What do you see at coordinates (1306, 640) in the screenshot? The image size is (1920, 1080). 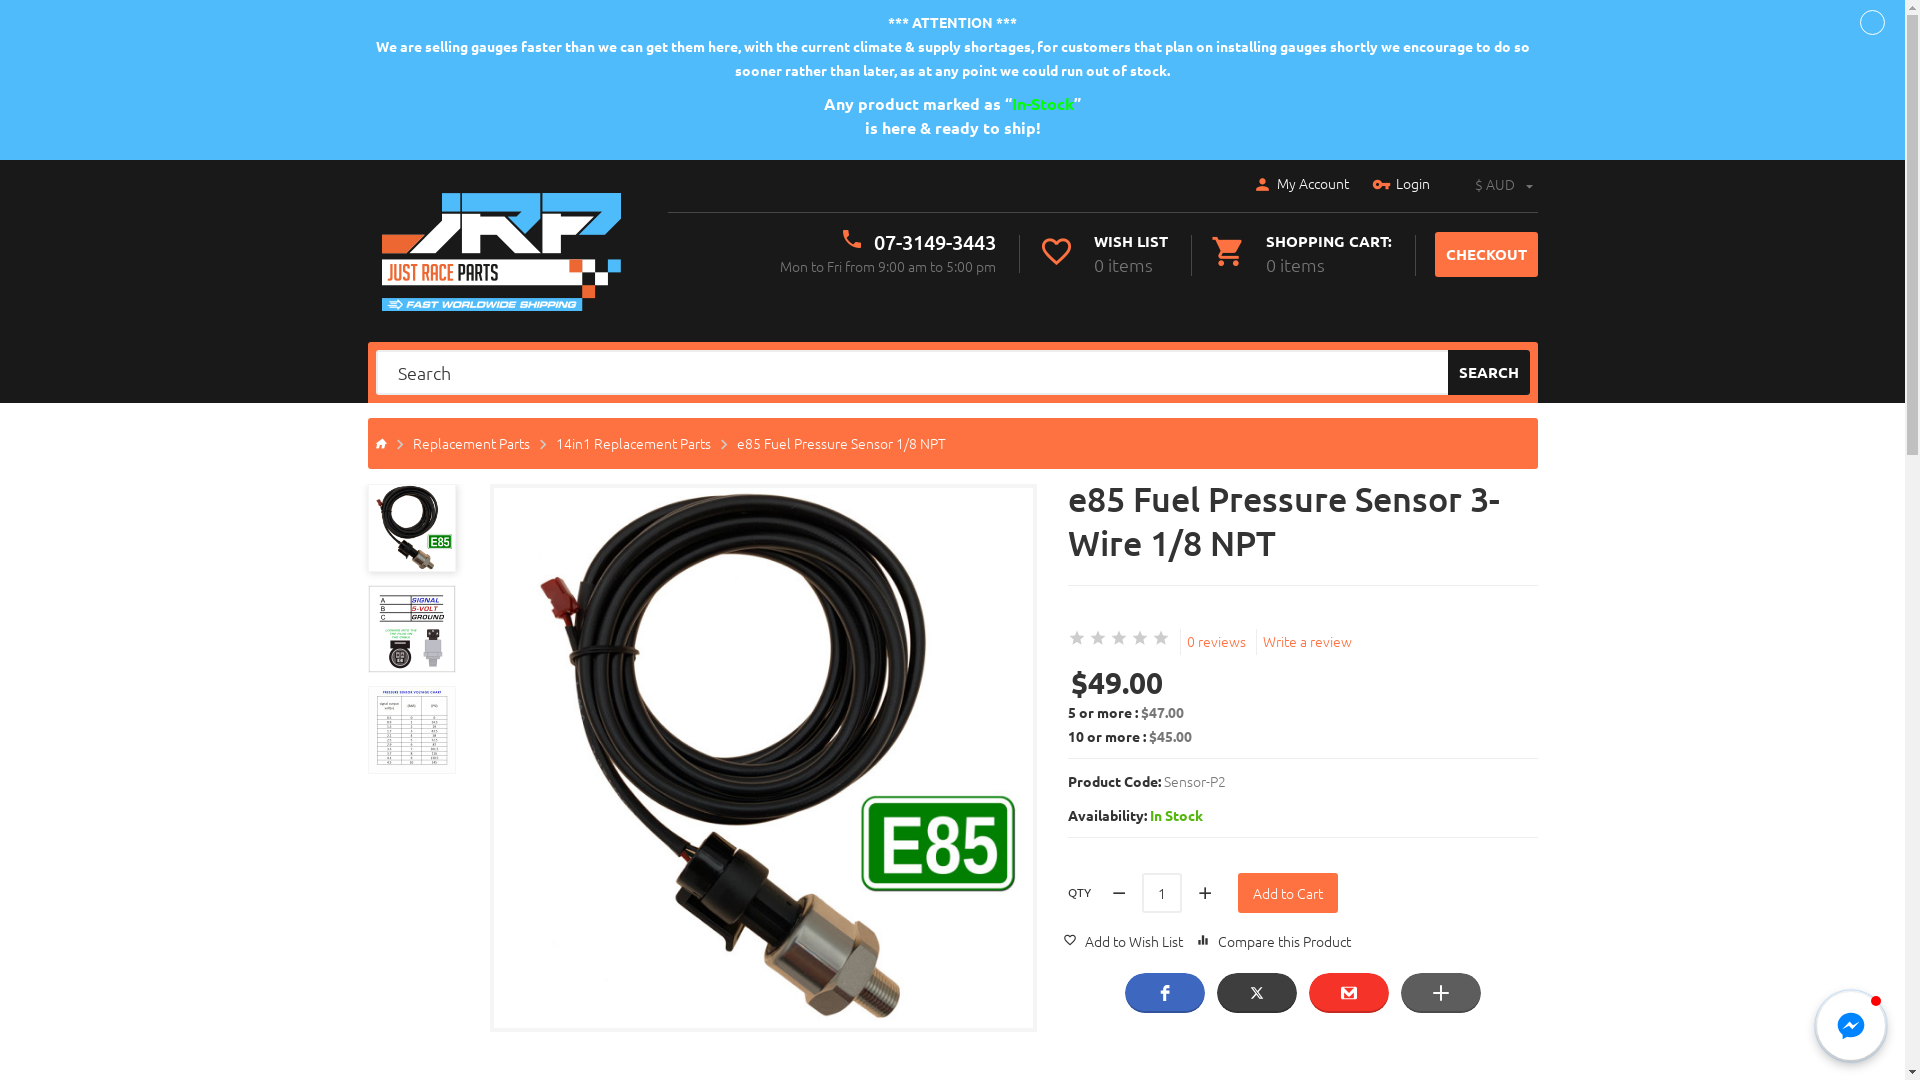 I see `'Write a review'` at bounding box center [1306, 640].